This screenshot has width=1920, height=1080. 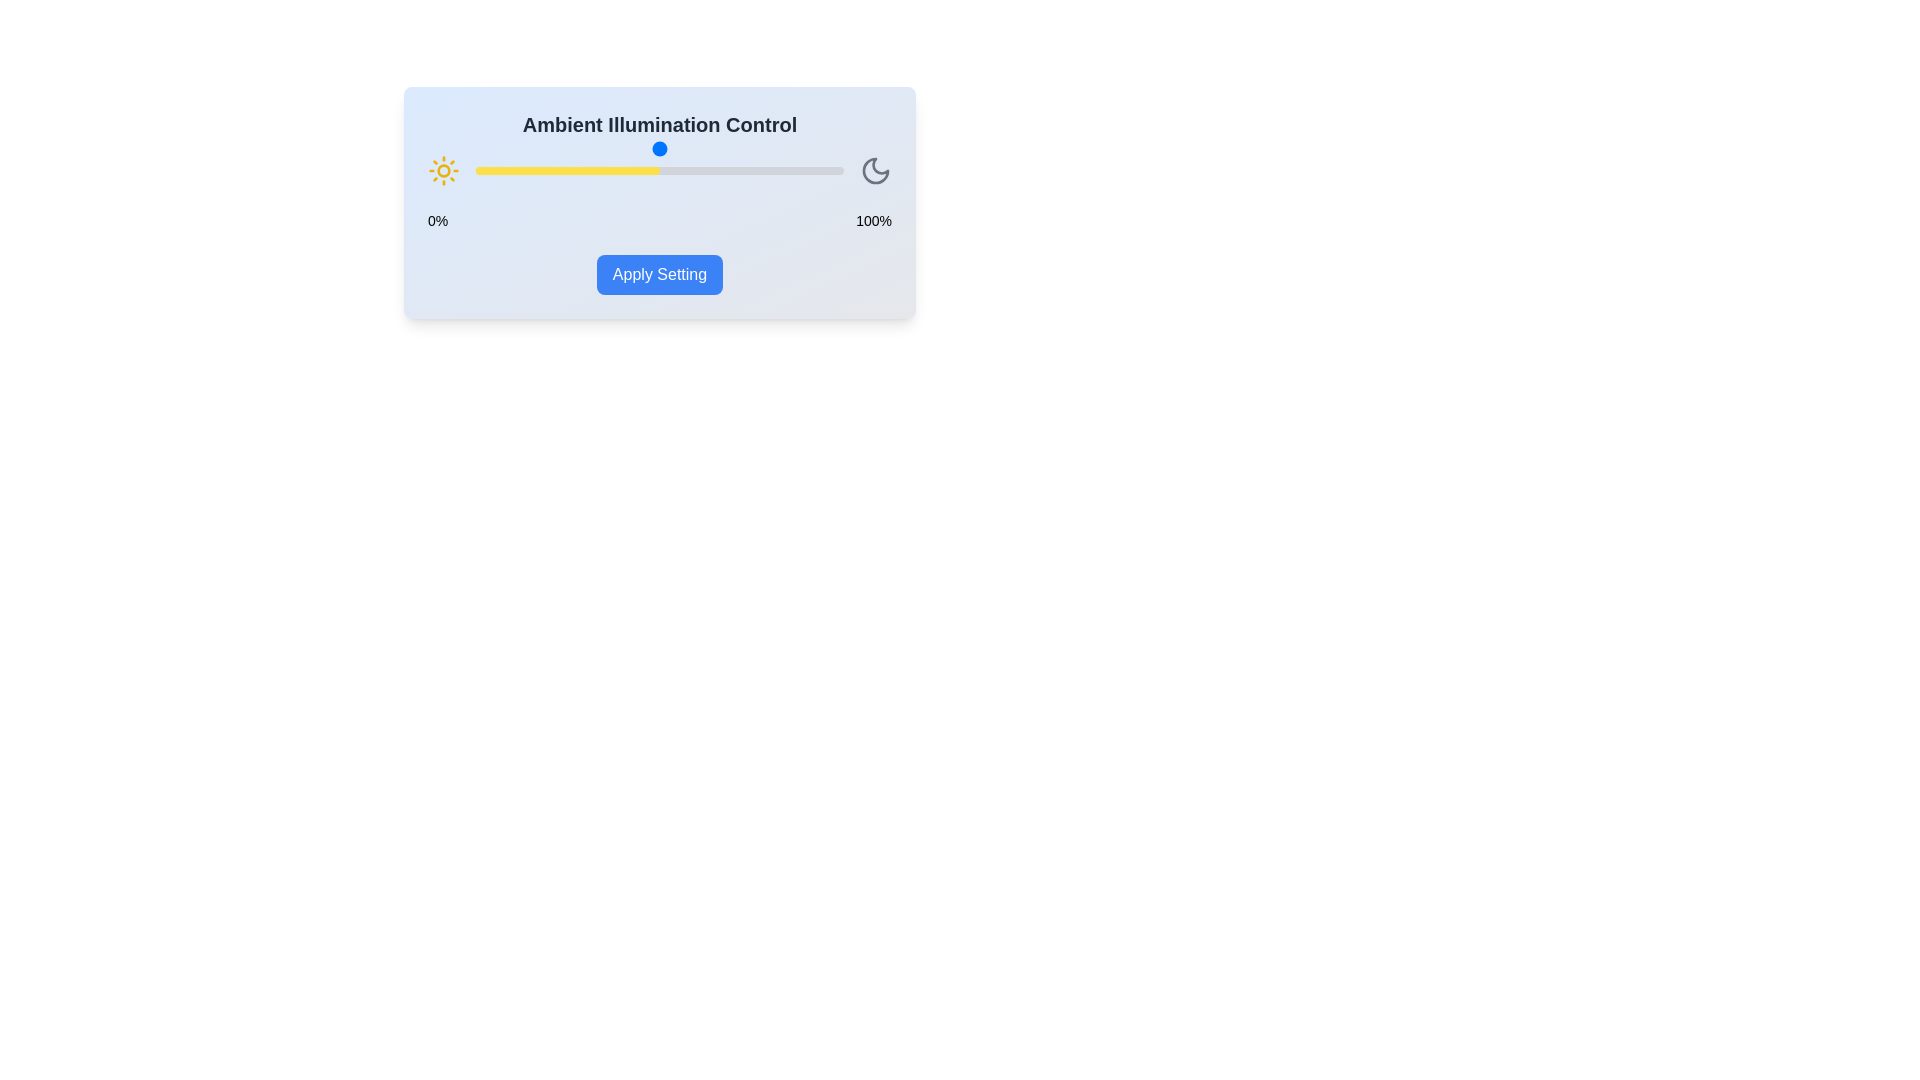 I want to click on the illumination slider to 80%, so click(x=769, y=169).